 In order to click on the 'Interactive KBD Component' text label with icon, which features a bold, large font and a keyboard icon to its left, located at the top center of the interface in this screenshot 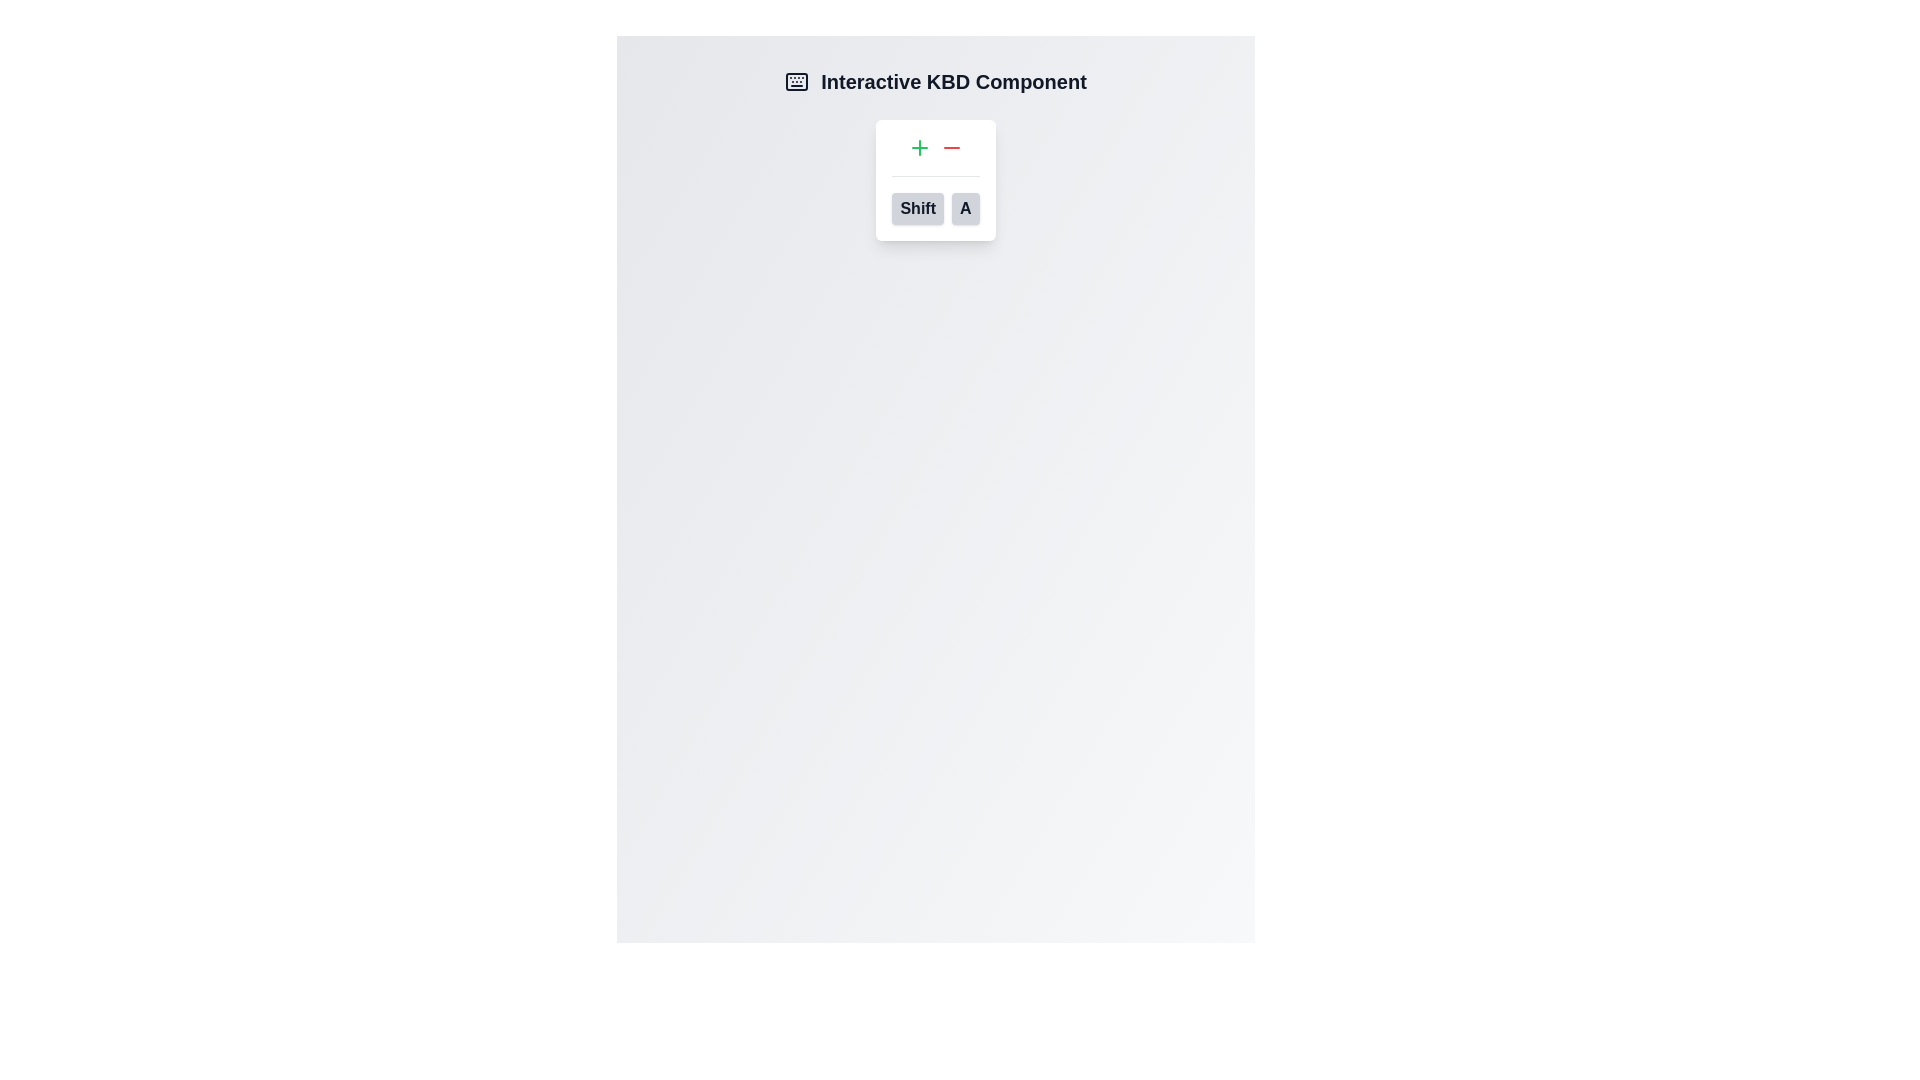, I will do `click(935, 80)`.